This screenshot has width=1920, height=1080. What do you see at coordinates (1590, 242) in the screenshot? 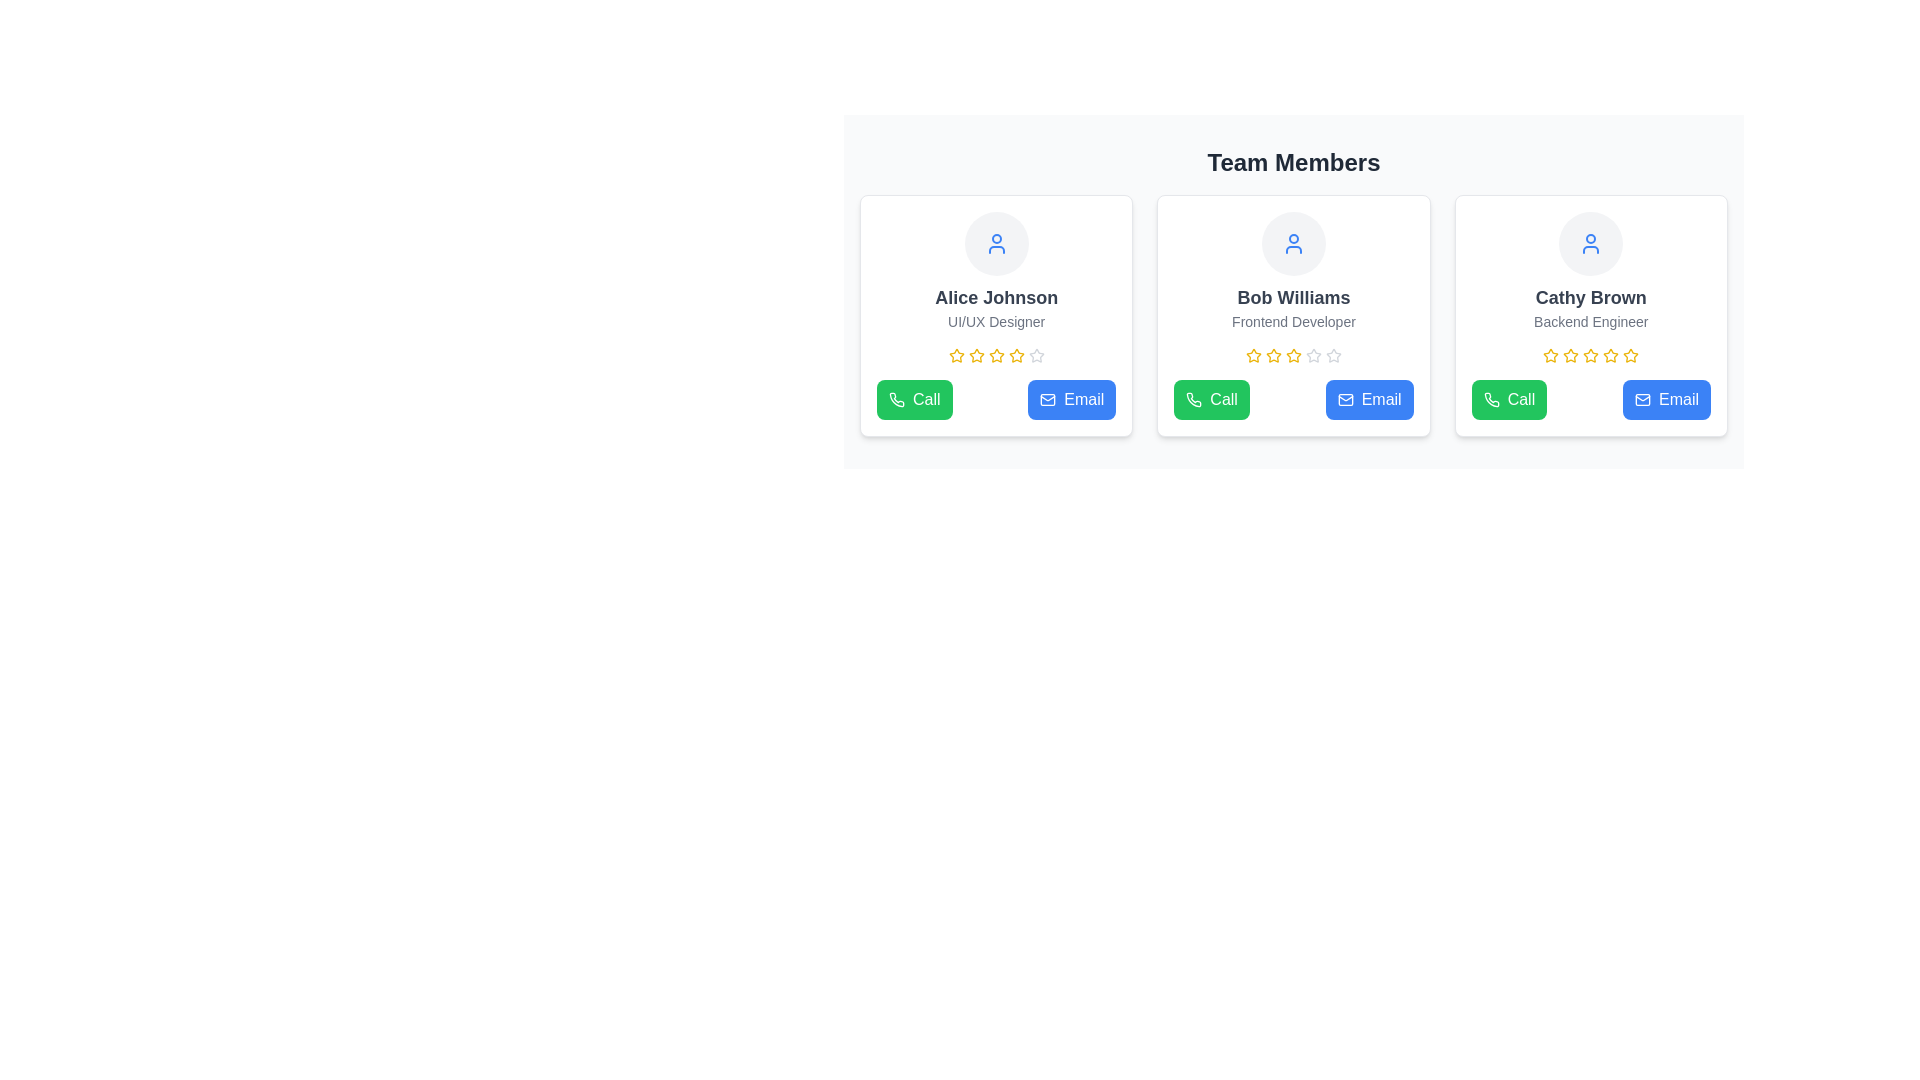
I see `the user avatar icon for 'Cathy Brown', which is the top-centered icon within the profile card and located in the third position from the left among the team member cards` at bounding box center [1590, 242].